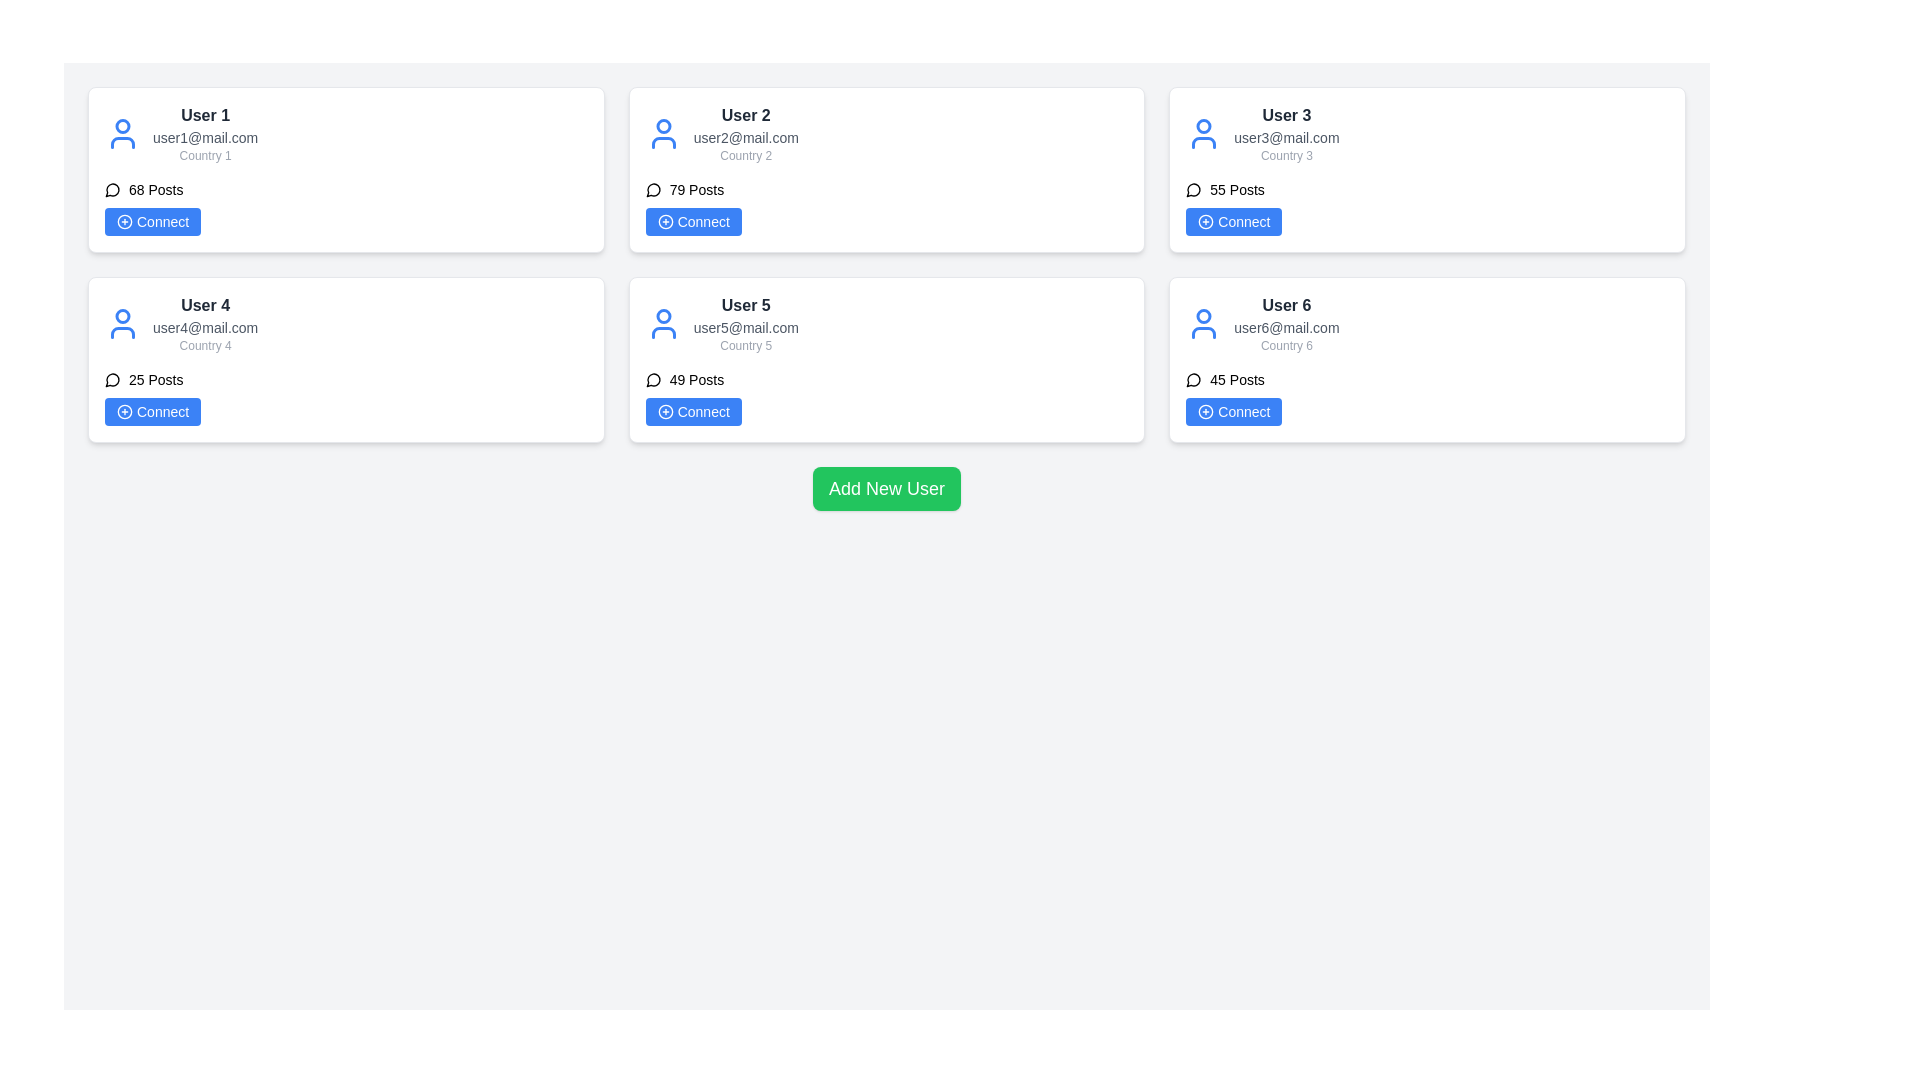 Image resolution: width=1920 pixels, height=1080 pixels. What do you see at coordinates (111, 190) in the screenshot?
I see `the speech balloon or chat icon graphic element within the user card labeled 'User 1', located adjacent to the post count text '68 Posts'` at bounding box center [111, 190].